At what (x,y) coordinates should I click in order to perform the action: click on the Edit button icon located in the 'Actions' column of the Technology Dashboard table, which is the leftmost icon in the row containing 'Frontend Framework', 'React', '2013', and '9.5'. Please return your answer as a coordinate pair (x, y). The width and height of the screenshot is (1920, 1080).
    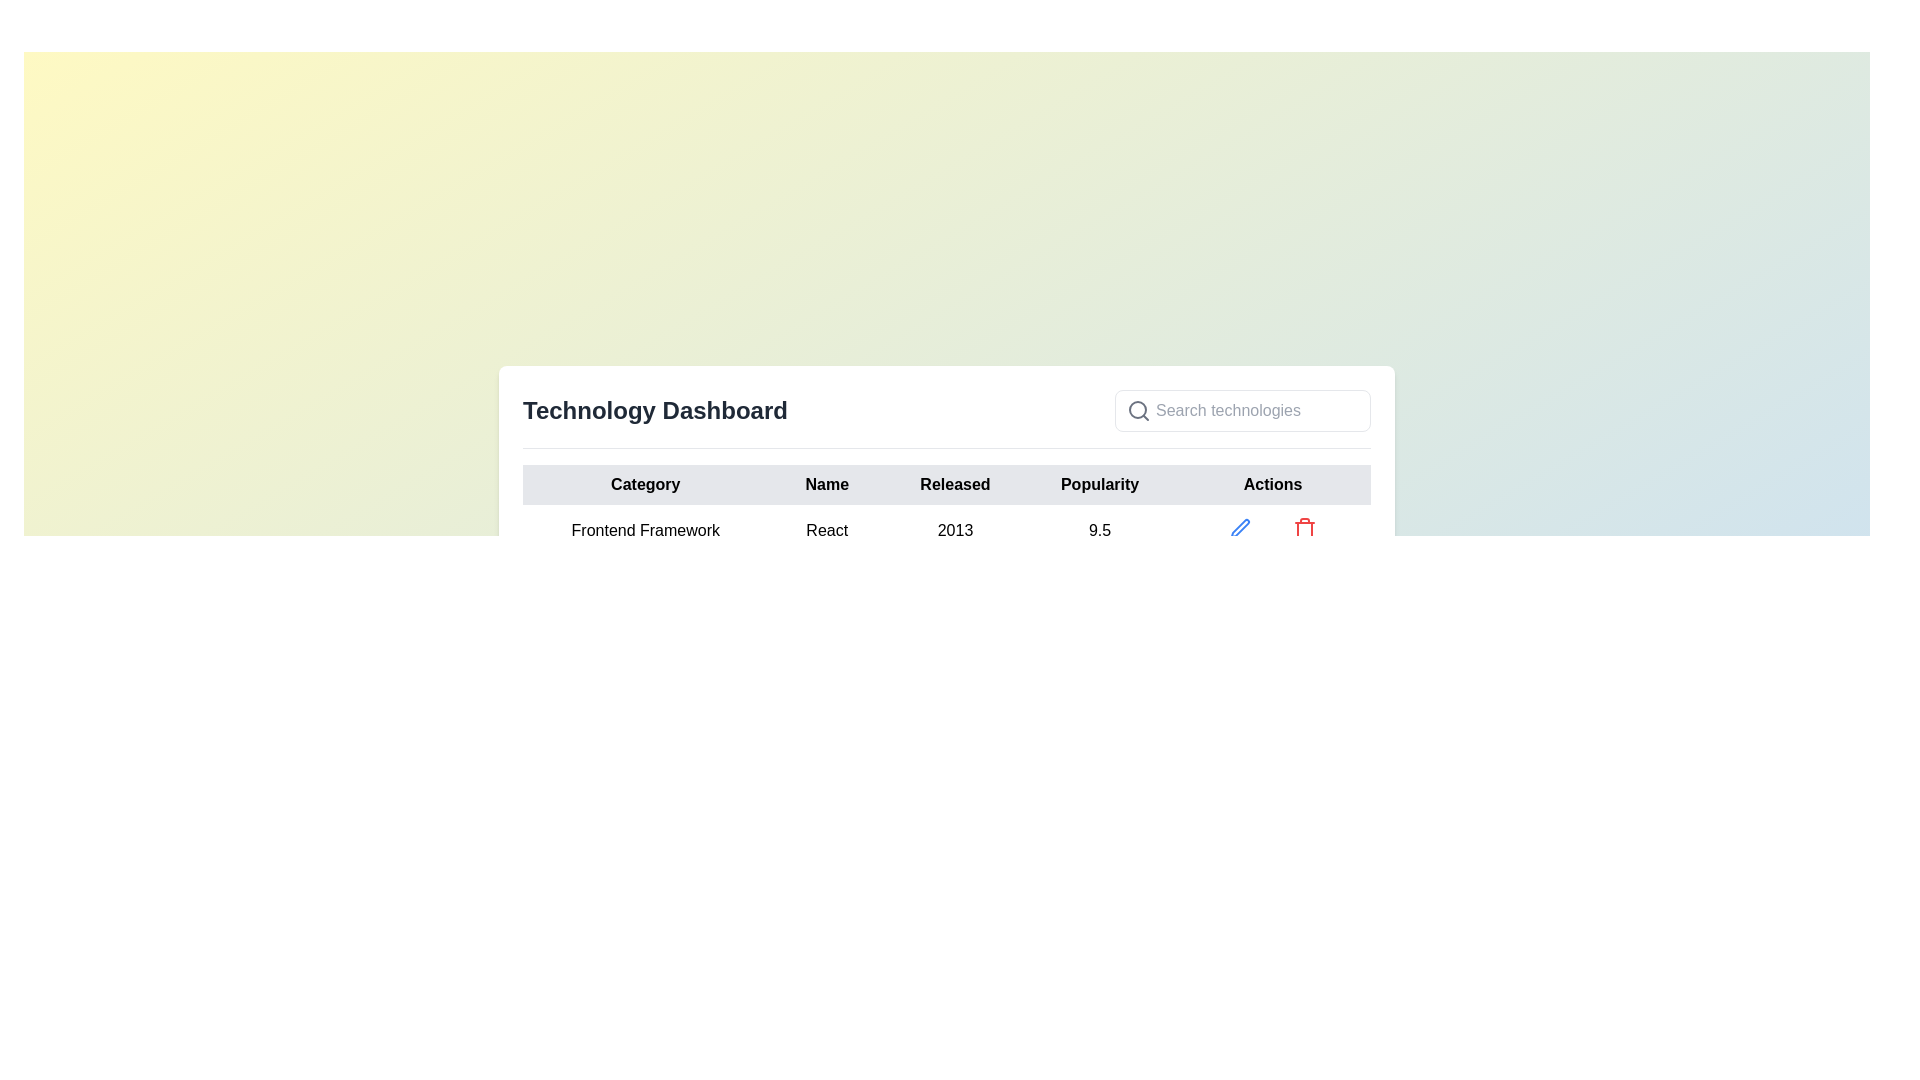
    Looking at the image, I should click on (1240, 527).